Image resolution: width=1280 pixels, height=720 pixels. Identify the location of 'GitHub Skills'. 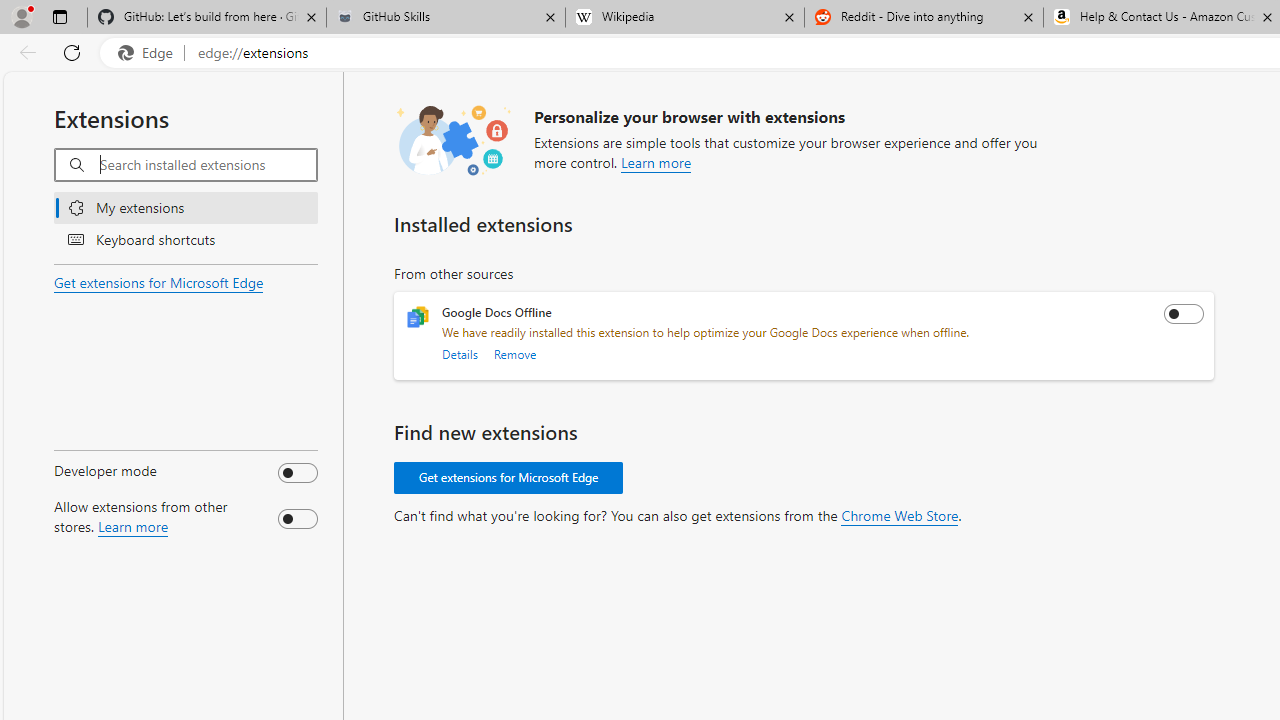
(444, 17).